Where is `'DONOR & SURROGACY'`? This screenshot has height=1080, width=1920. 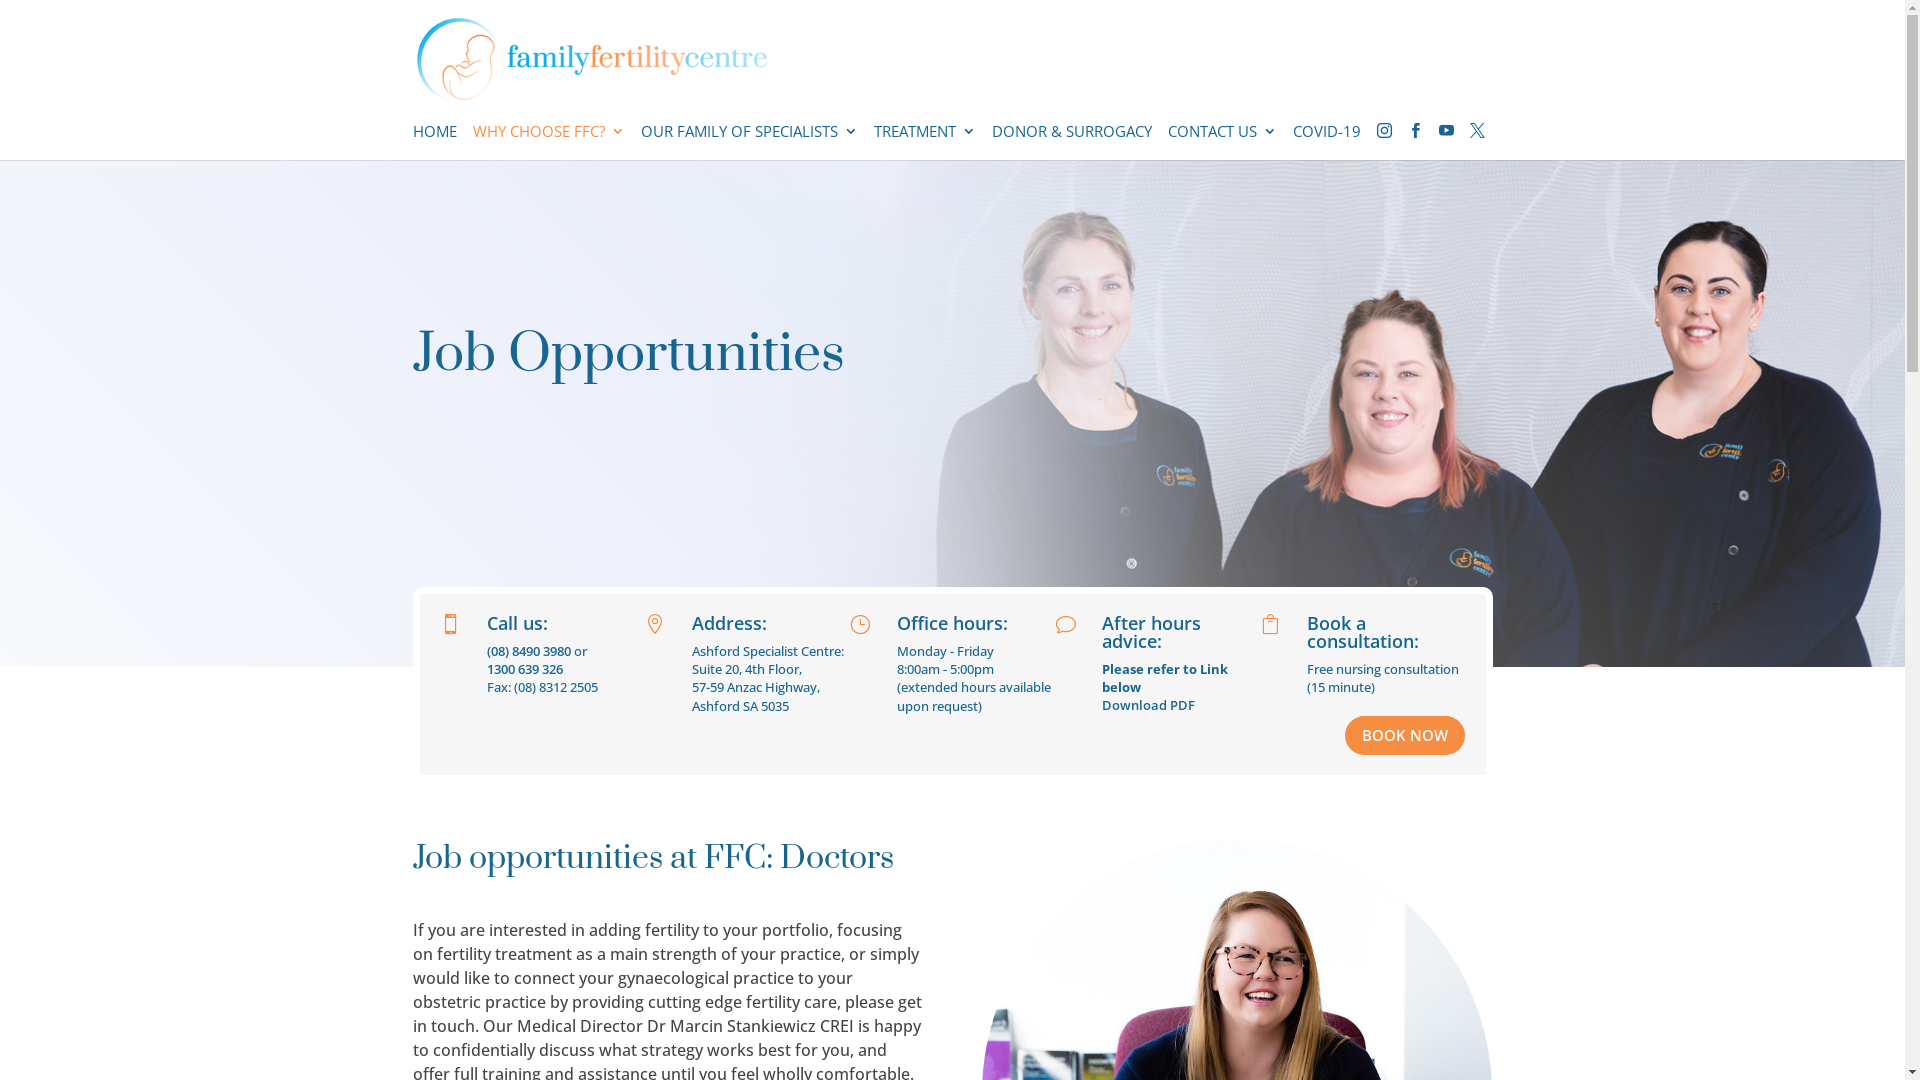
'DONOR & SURROGACY' is located at coordinates (1070, 141).